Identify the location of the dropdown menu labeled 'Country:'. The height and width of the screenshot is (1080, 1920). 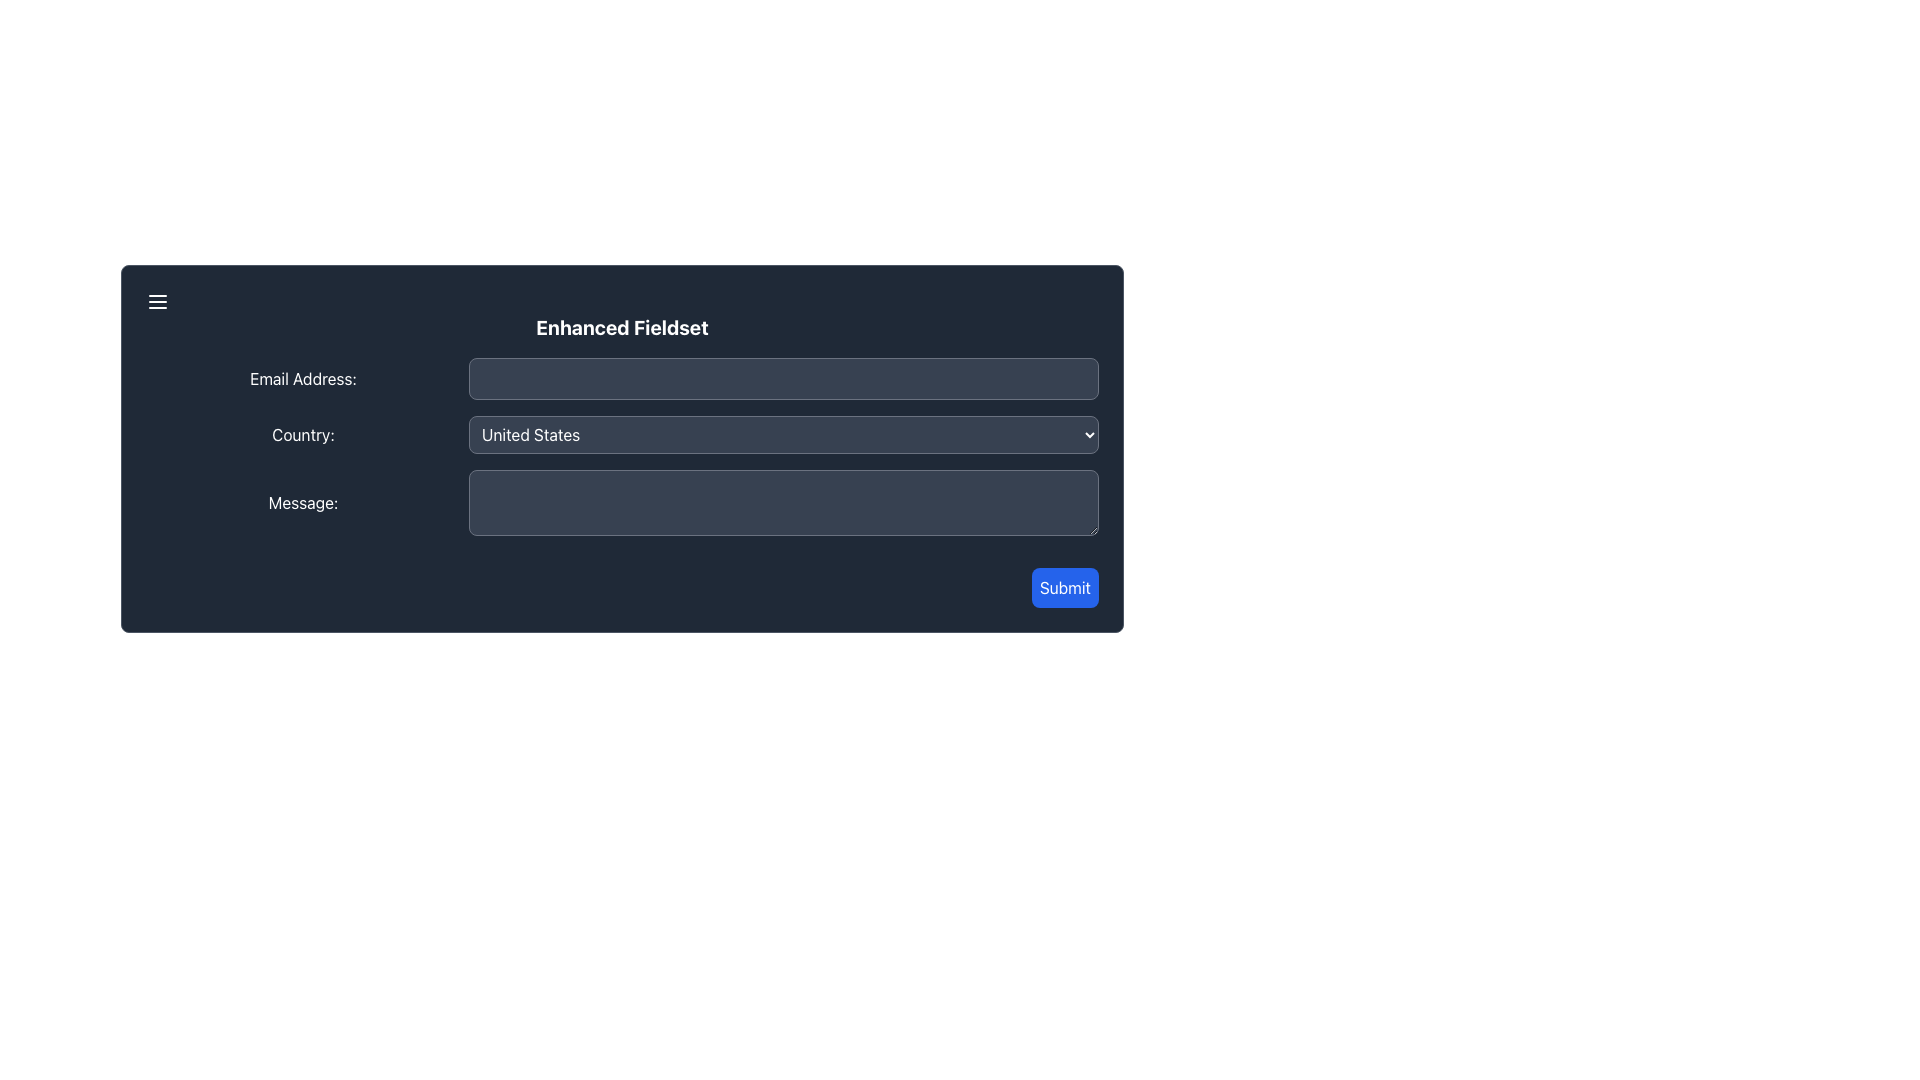
(782, 434).